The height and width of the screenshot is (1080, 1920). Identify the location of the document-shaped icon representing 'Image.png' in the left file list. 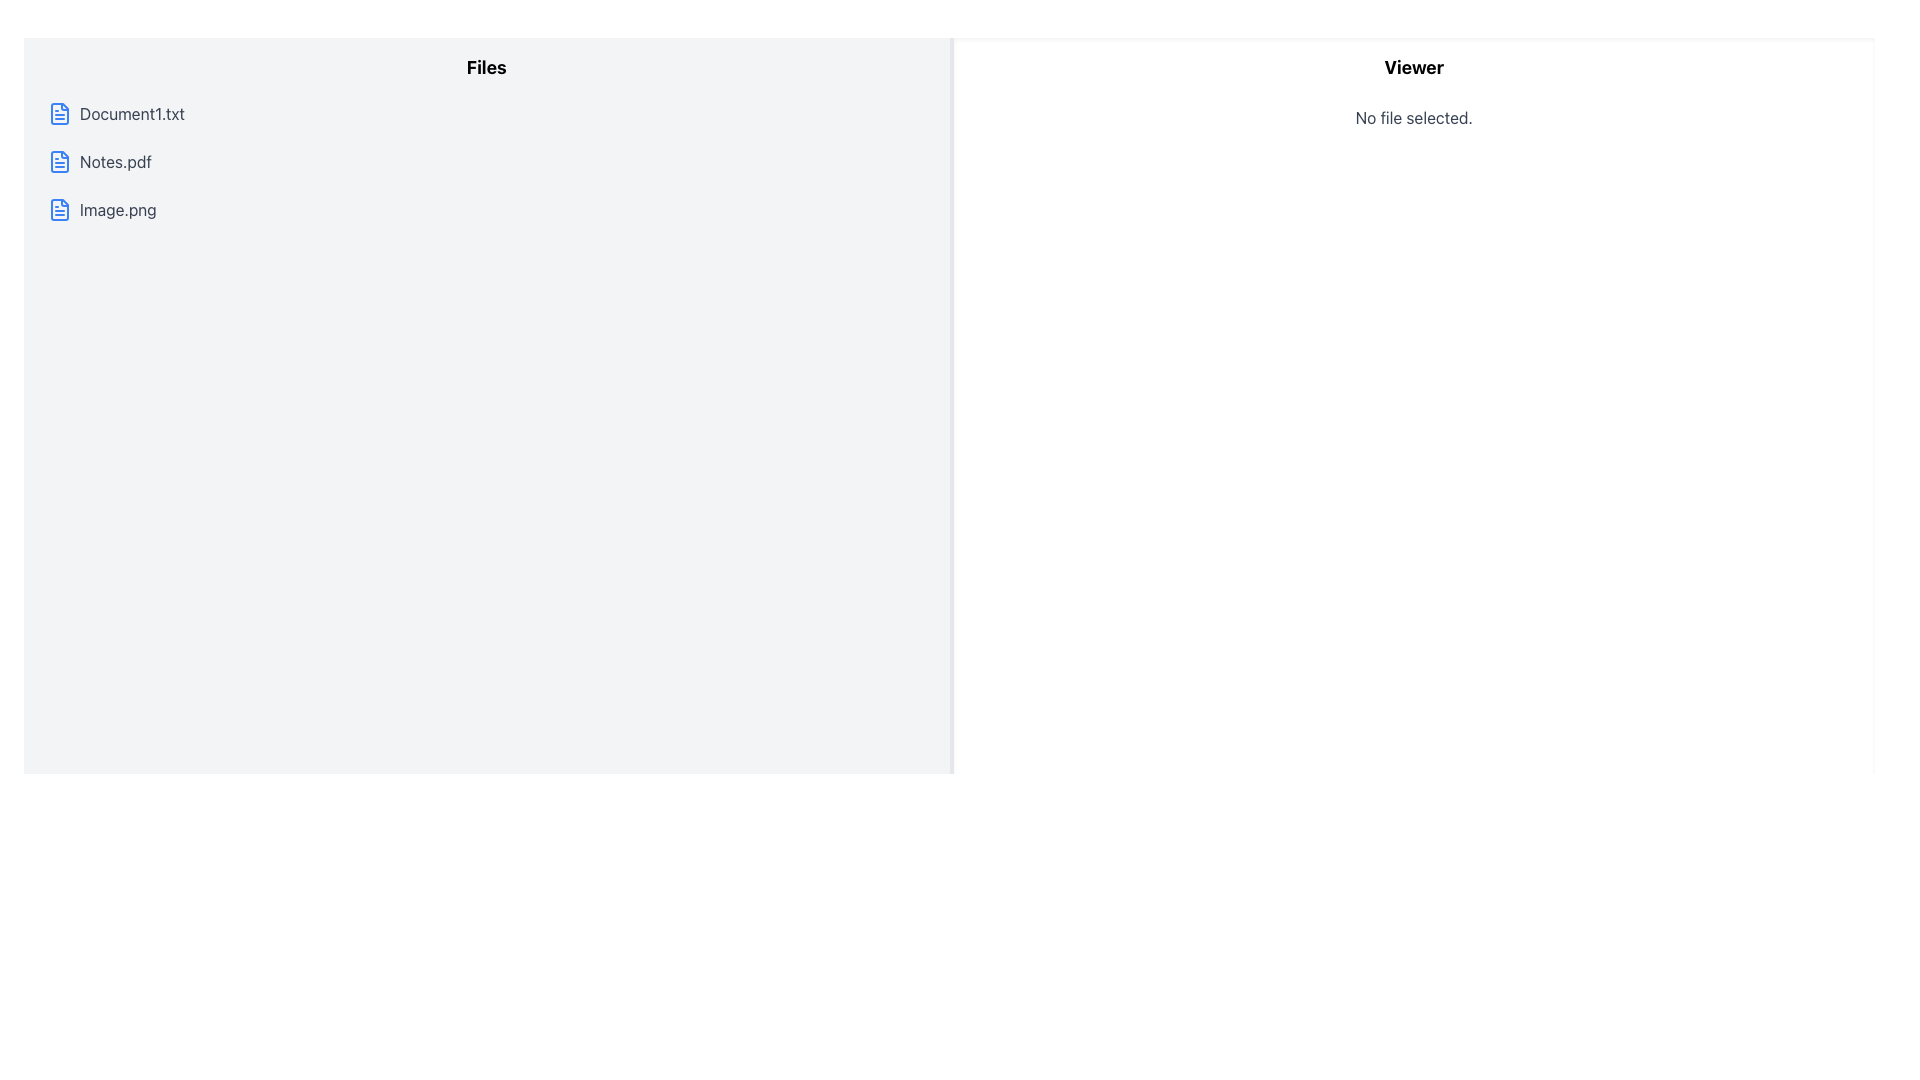
(59, 209).